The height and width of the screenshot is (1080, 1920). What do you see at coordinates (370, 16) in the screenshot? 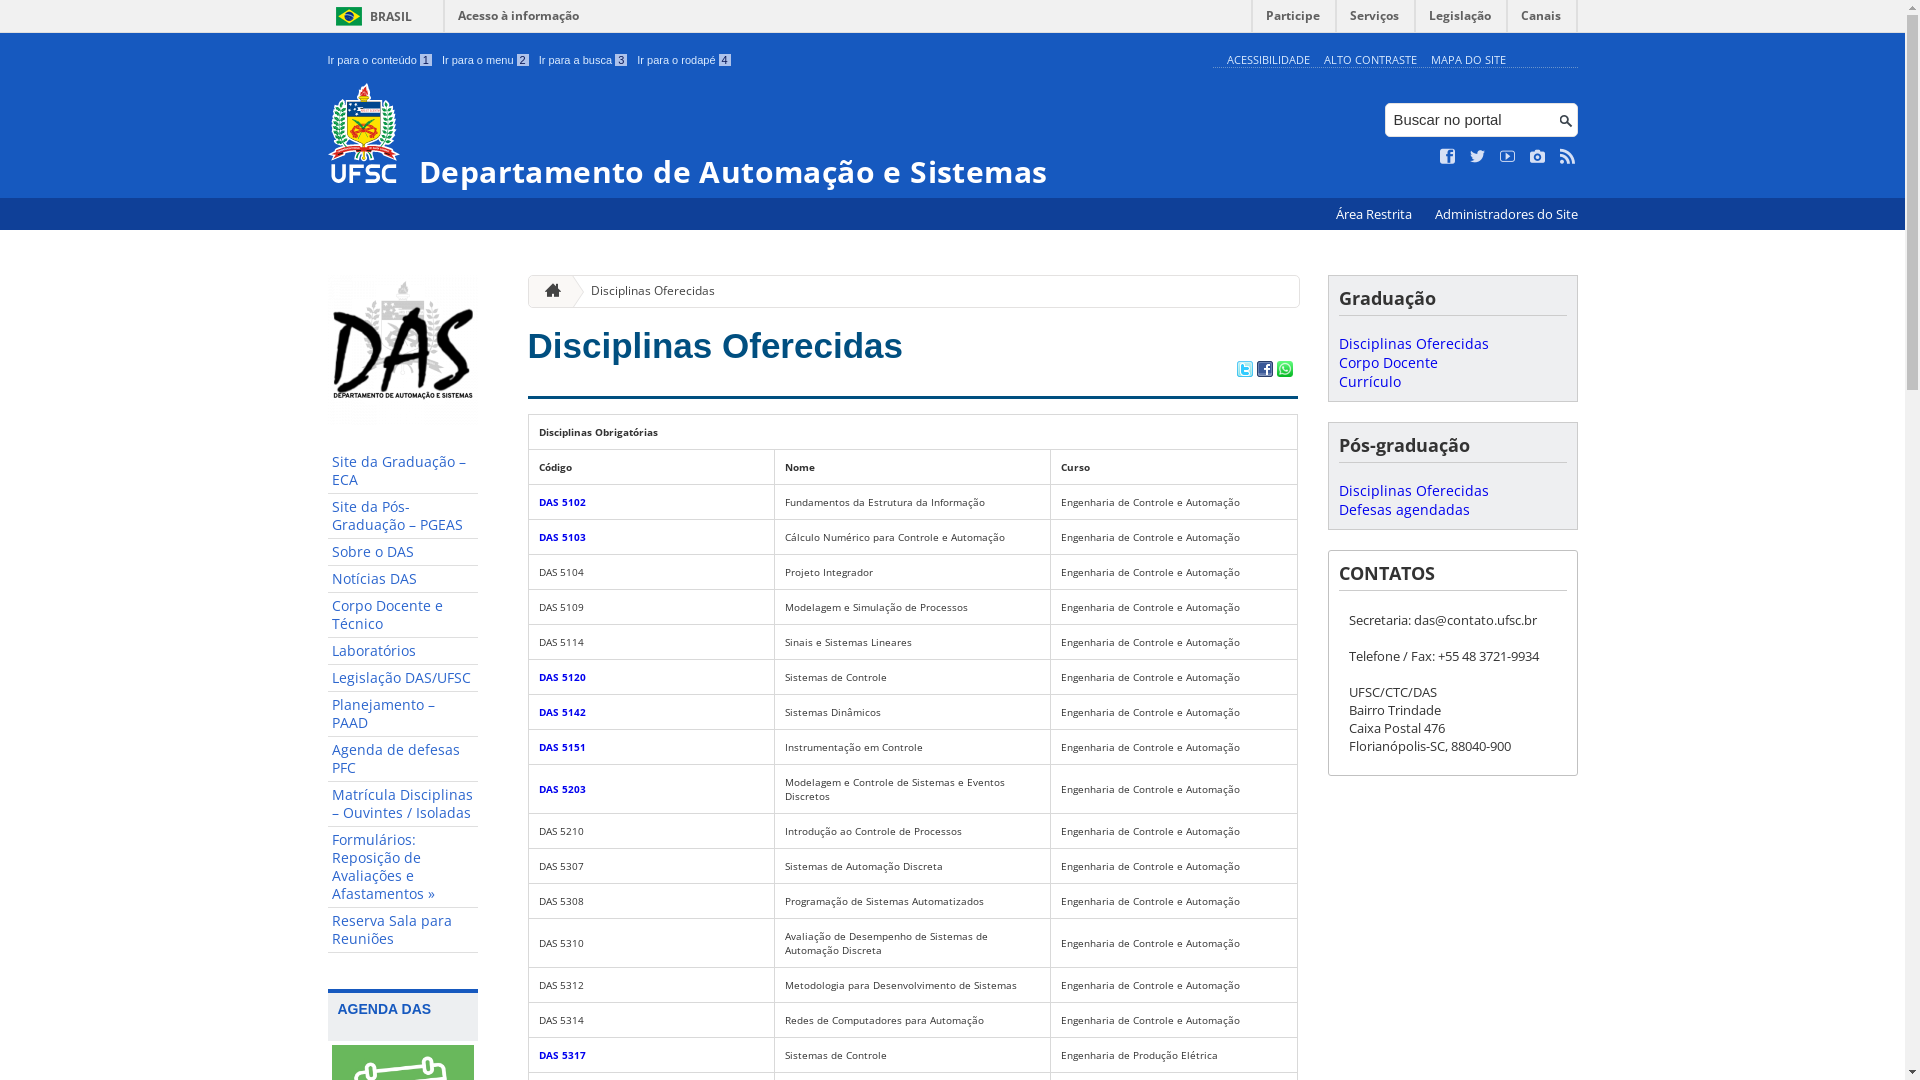
I see `'BRASIL'` at bounding box center [370, 16].